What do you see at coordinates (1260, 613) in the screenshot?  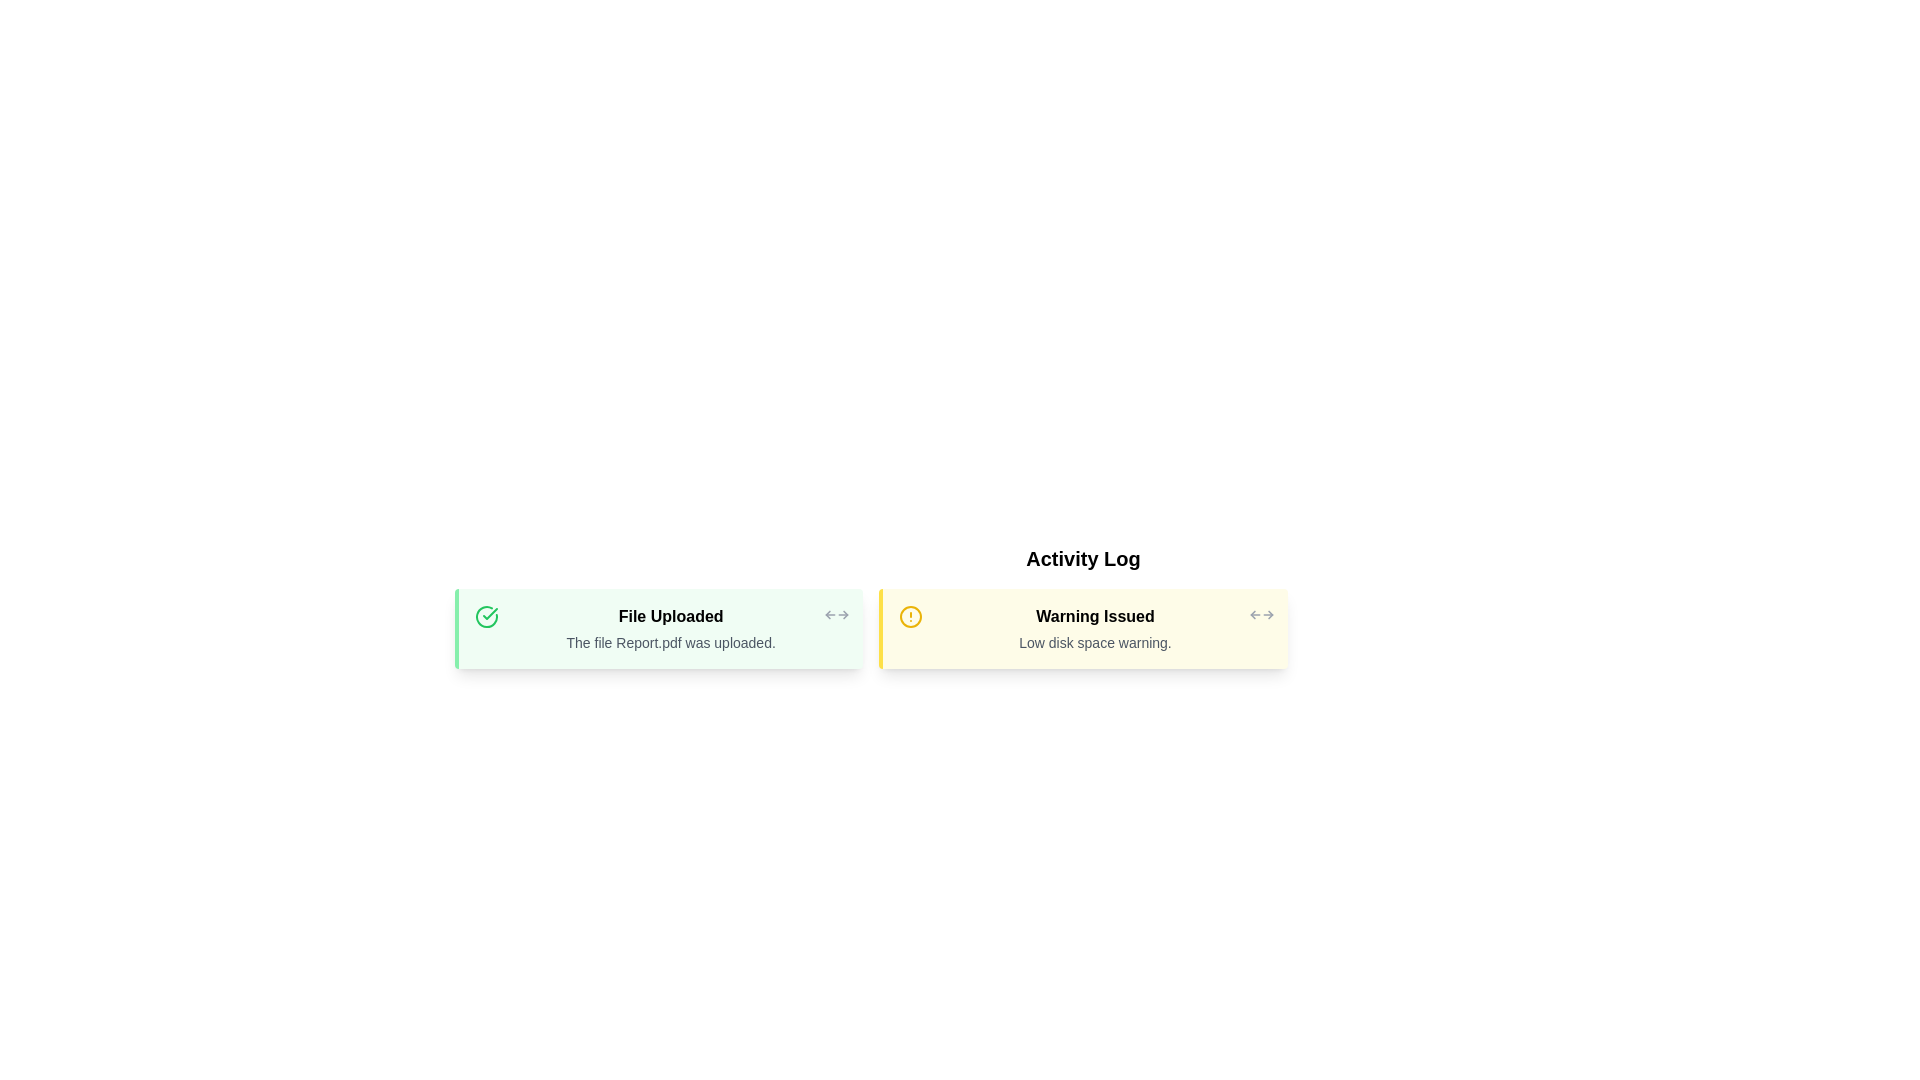 I see `the close button of the activity log entry with title Warning Issued` at bounding box center [1260, 613].